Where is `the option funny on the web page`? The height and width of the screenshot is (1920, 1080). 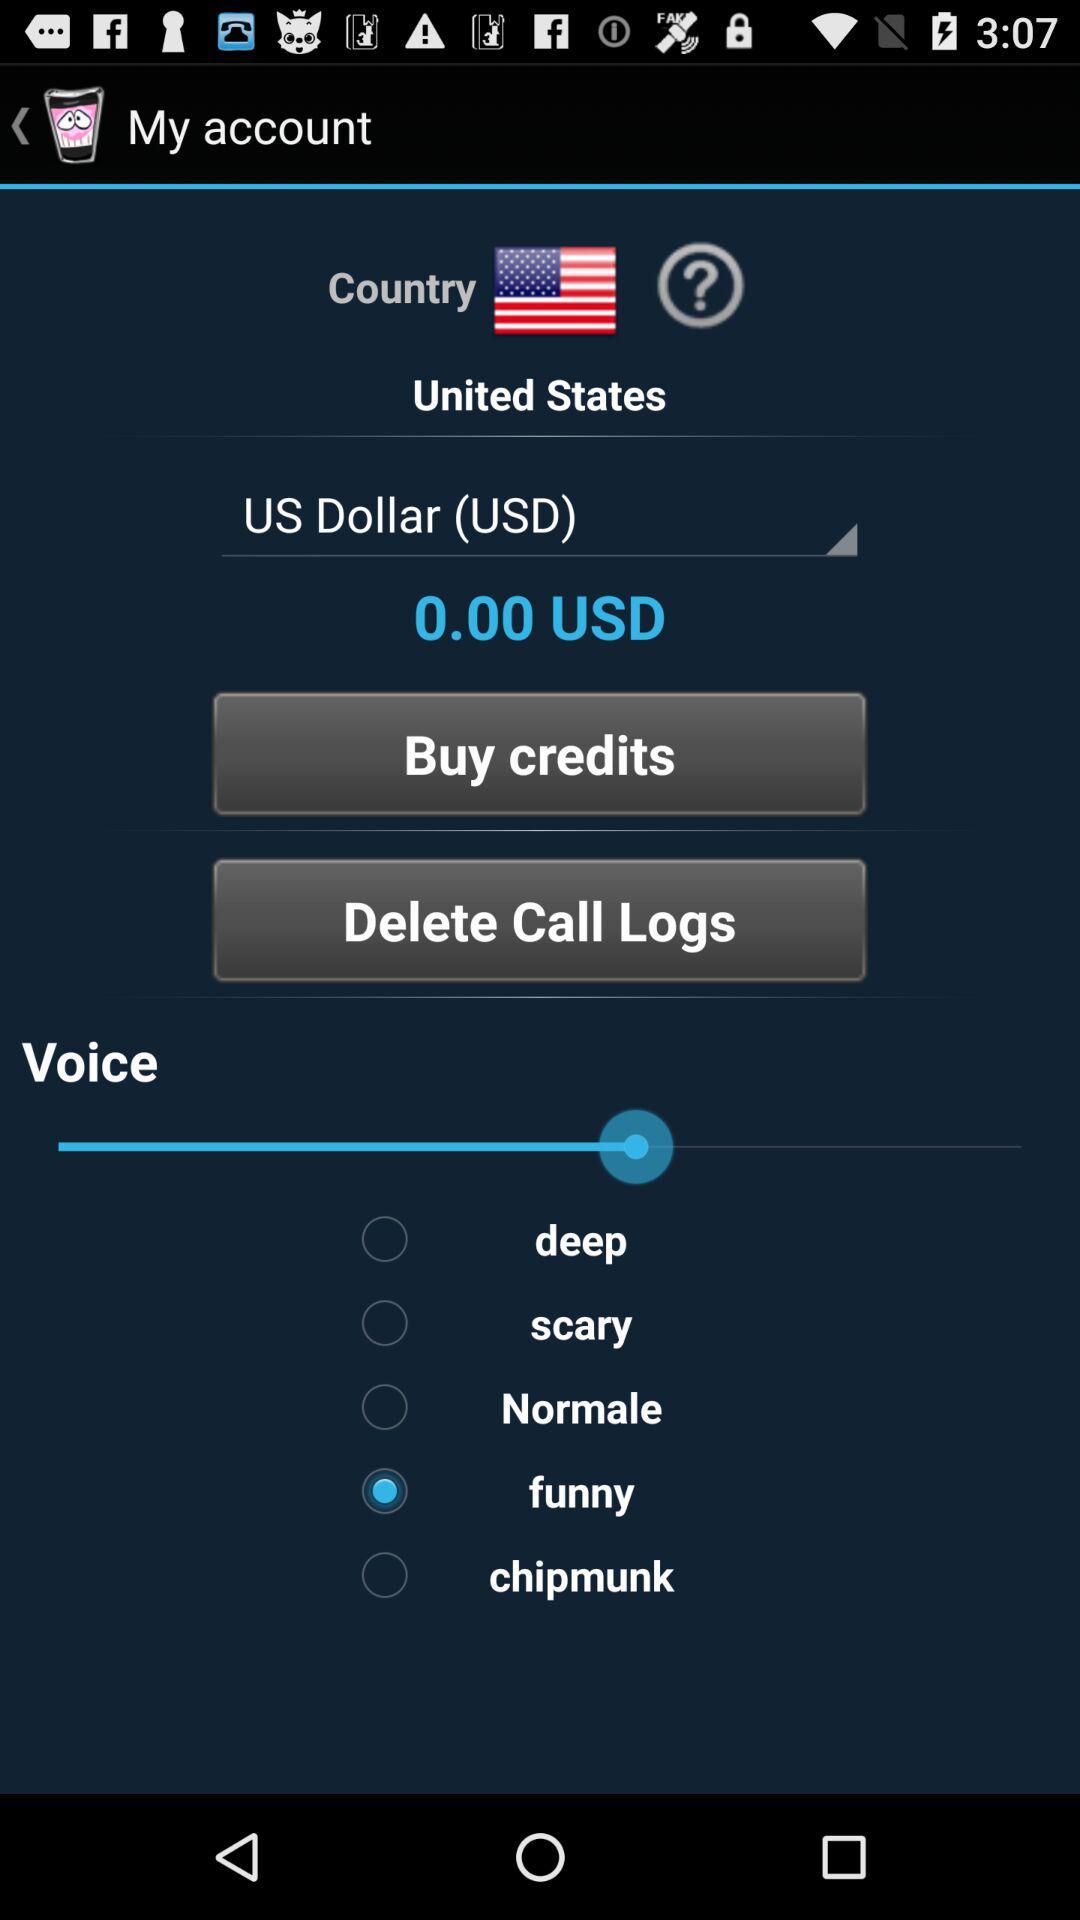 the option funny on the web page is located at coordinates (540, 1491).